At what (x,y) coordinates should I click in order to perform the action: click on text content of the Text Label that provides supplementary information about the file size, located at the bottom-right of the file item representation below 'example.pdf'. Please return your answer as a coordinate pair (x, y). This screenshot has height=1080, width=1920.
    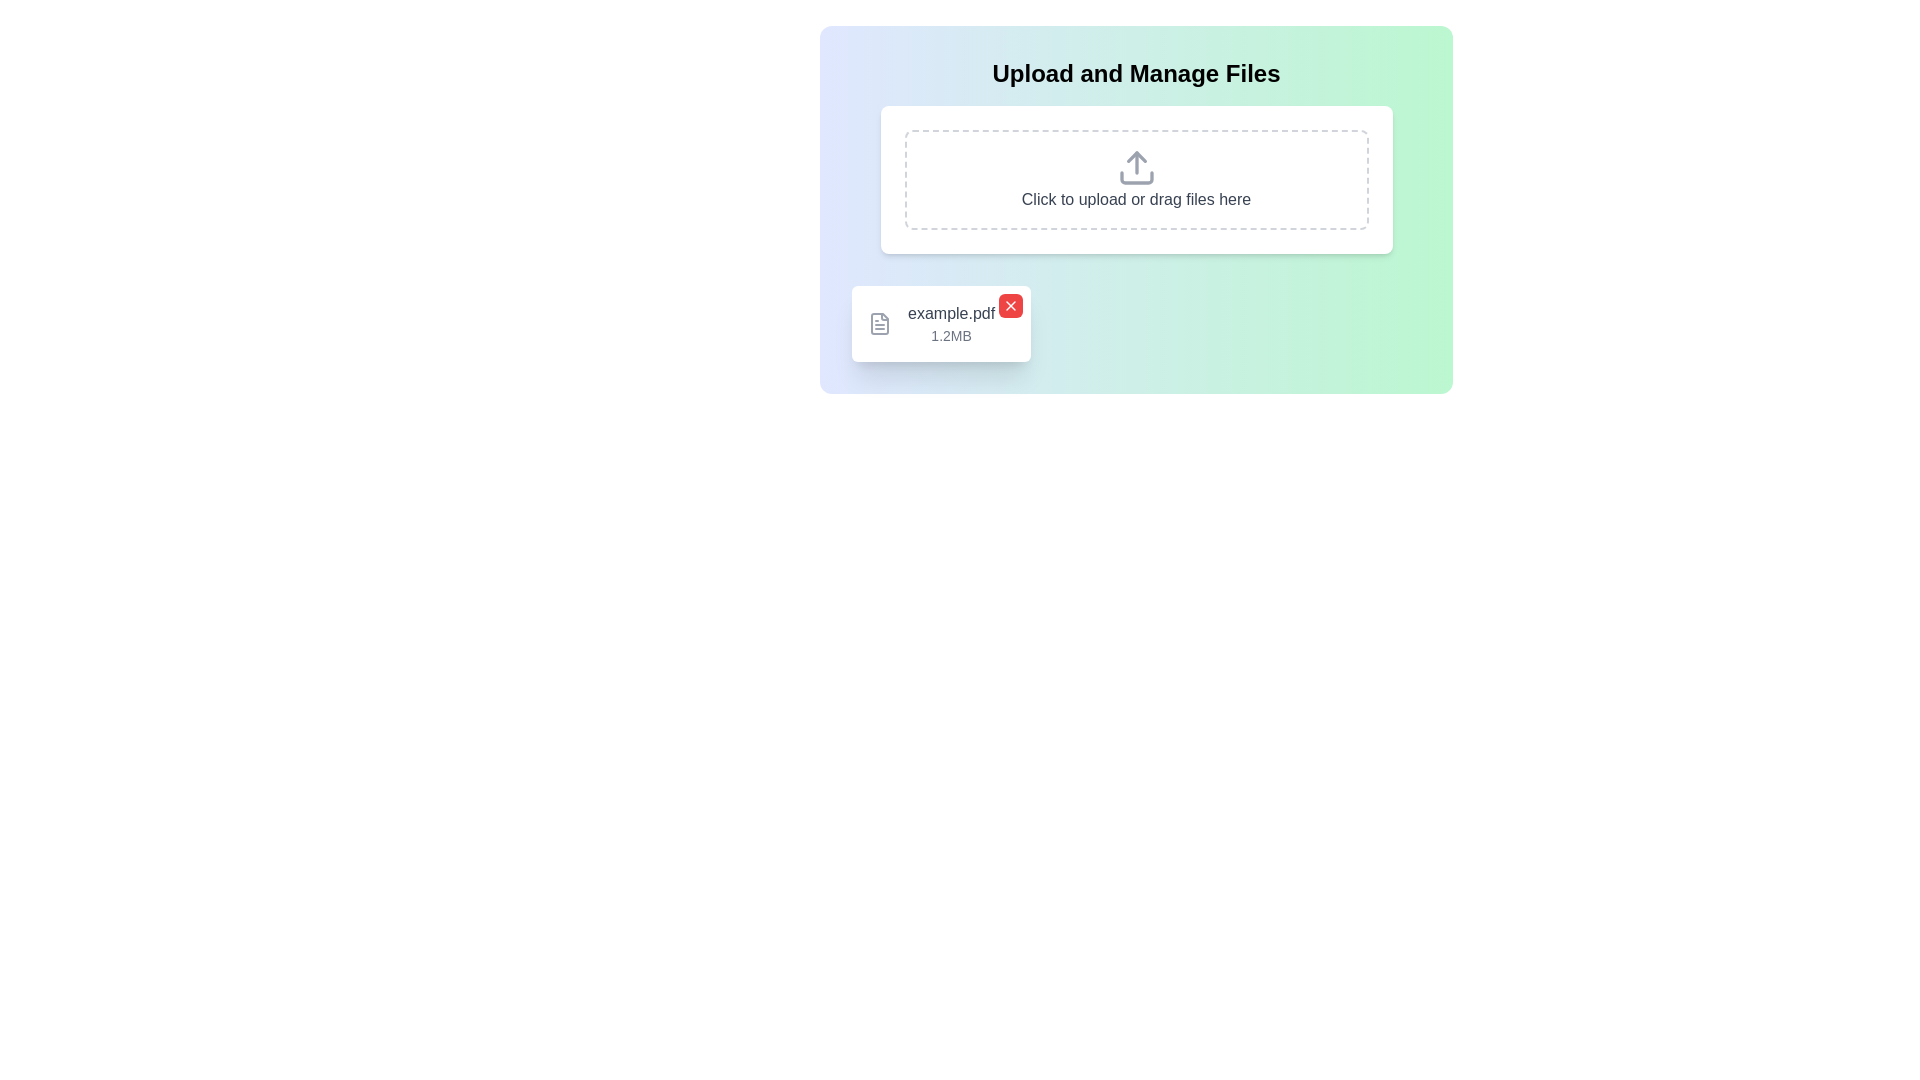
    Looking at the image, I should click on (950, 334).